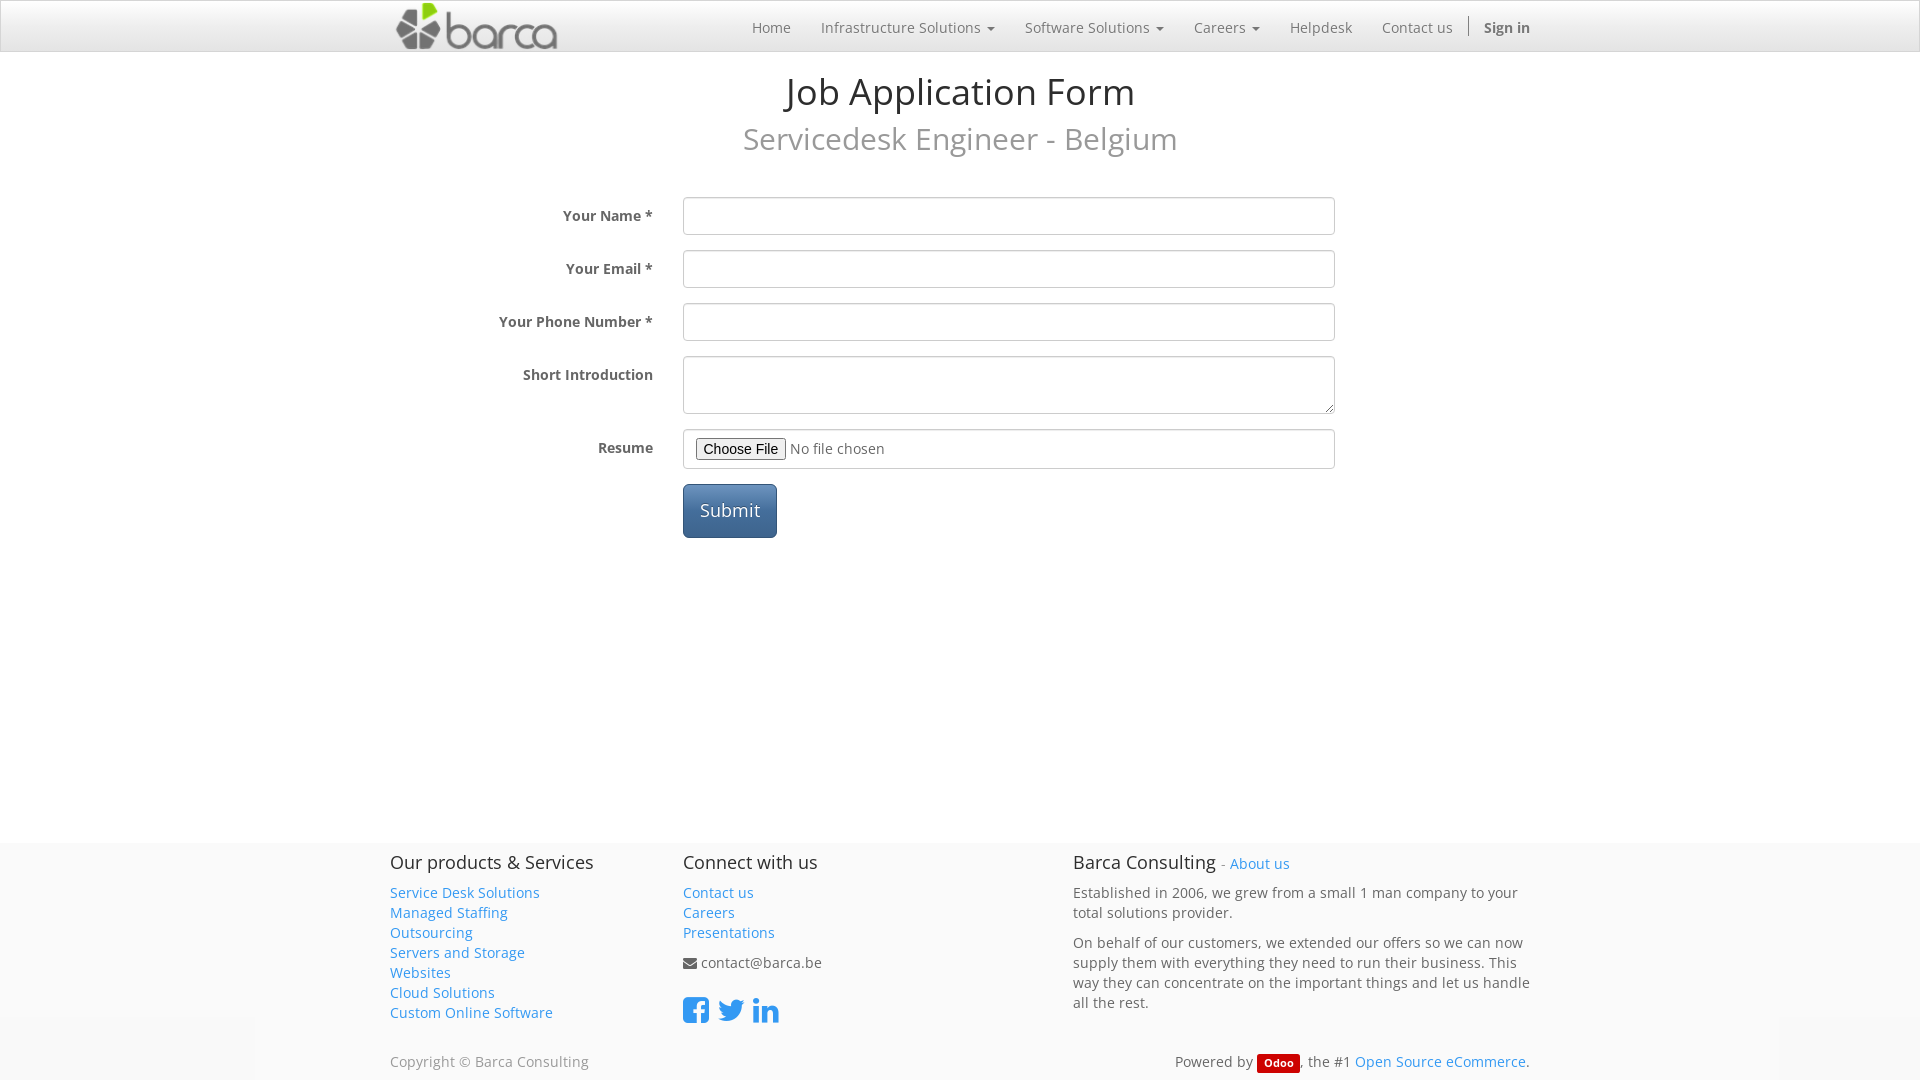 This screenshot has height=1080, width=1920. Describe the element at coordinates (1468, 26) in the screenshot. I see `'Sign in'` at that location.